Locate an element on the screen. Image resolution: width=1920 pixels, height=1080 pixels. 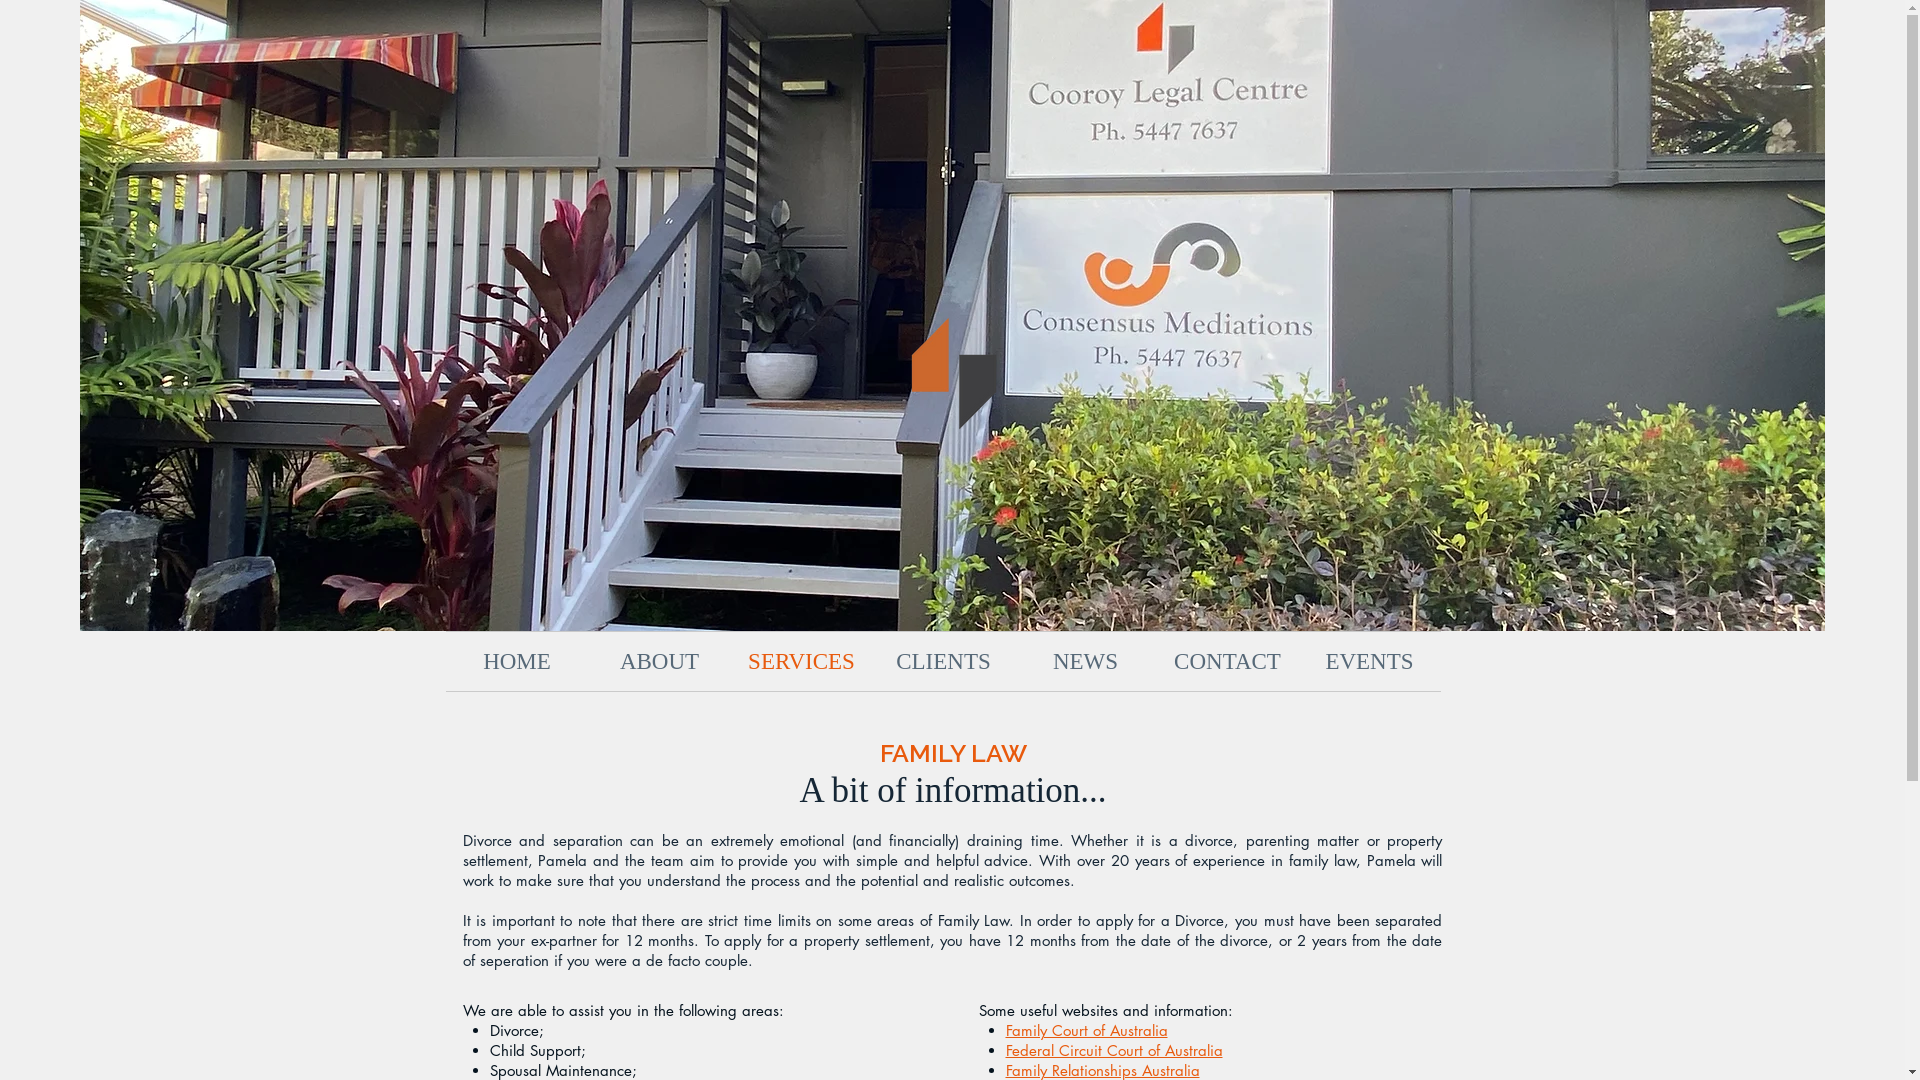
'CONTACT' is located at coordinates (1226, 661).